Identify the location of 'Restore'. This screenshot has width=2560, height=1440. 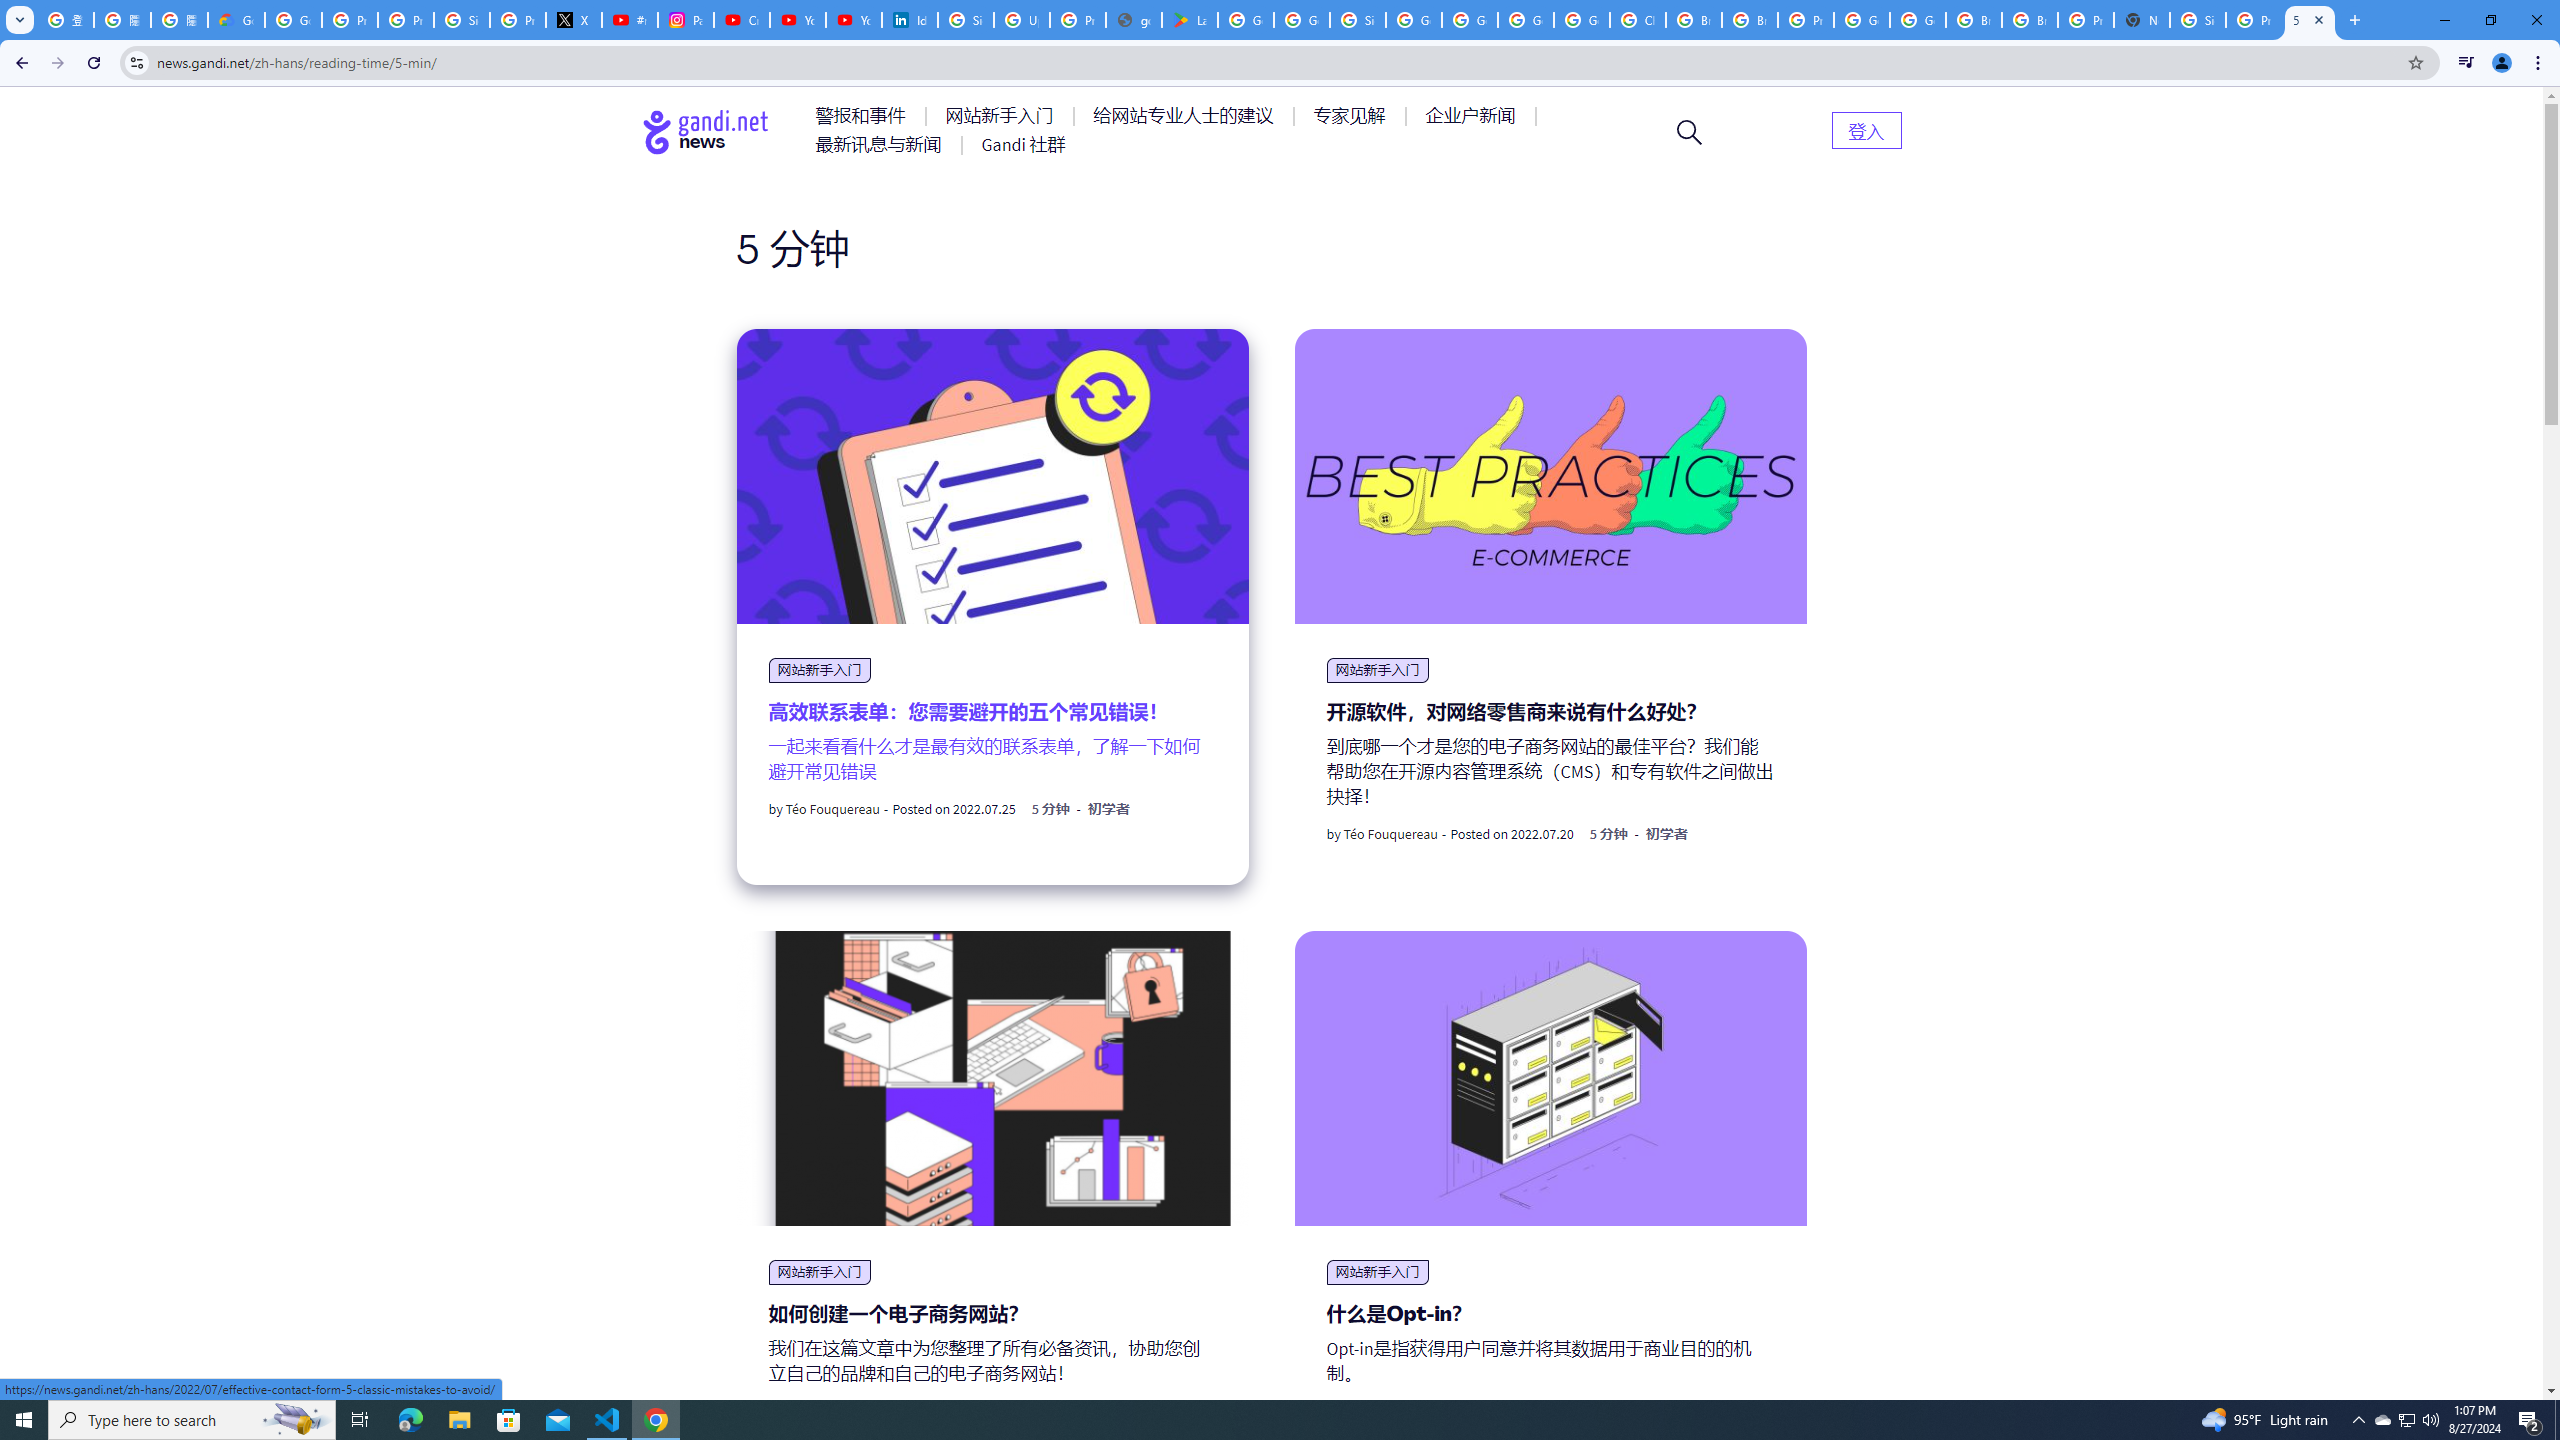
(2490, 19).